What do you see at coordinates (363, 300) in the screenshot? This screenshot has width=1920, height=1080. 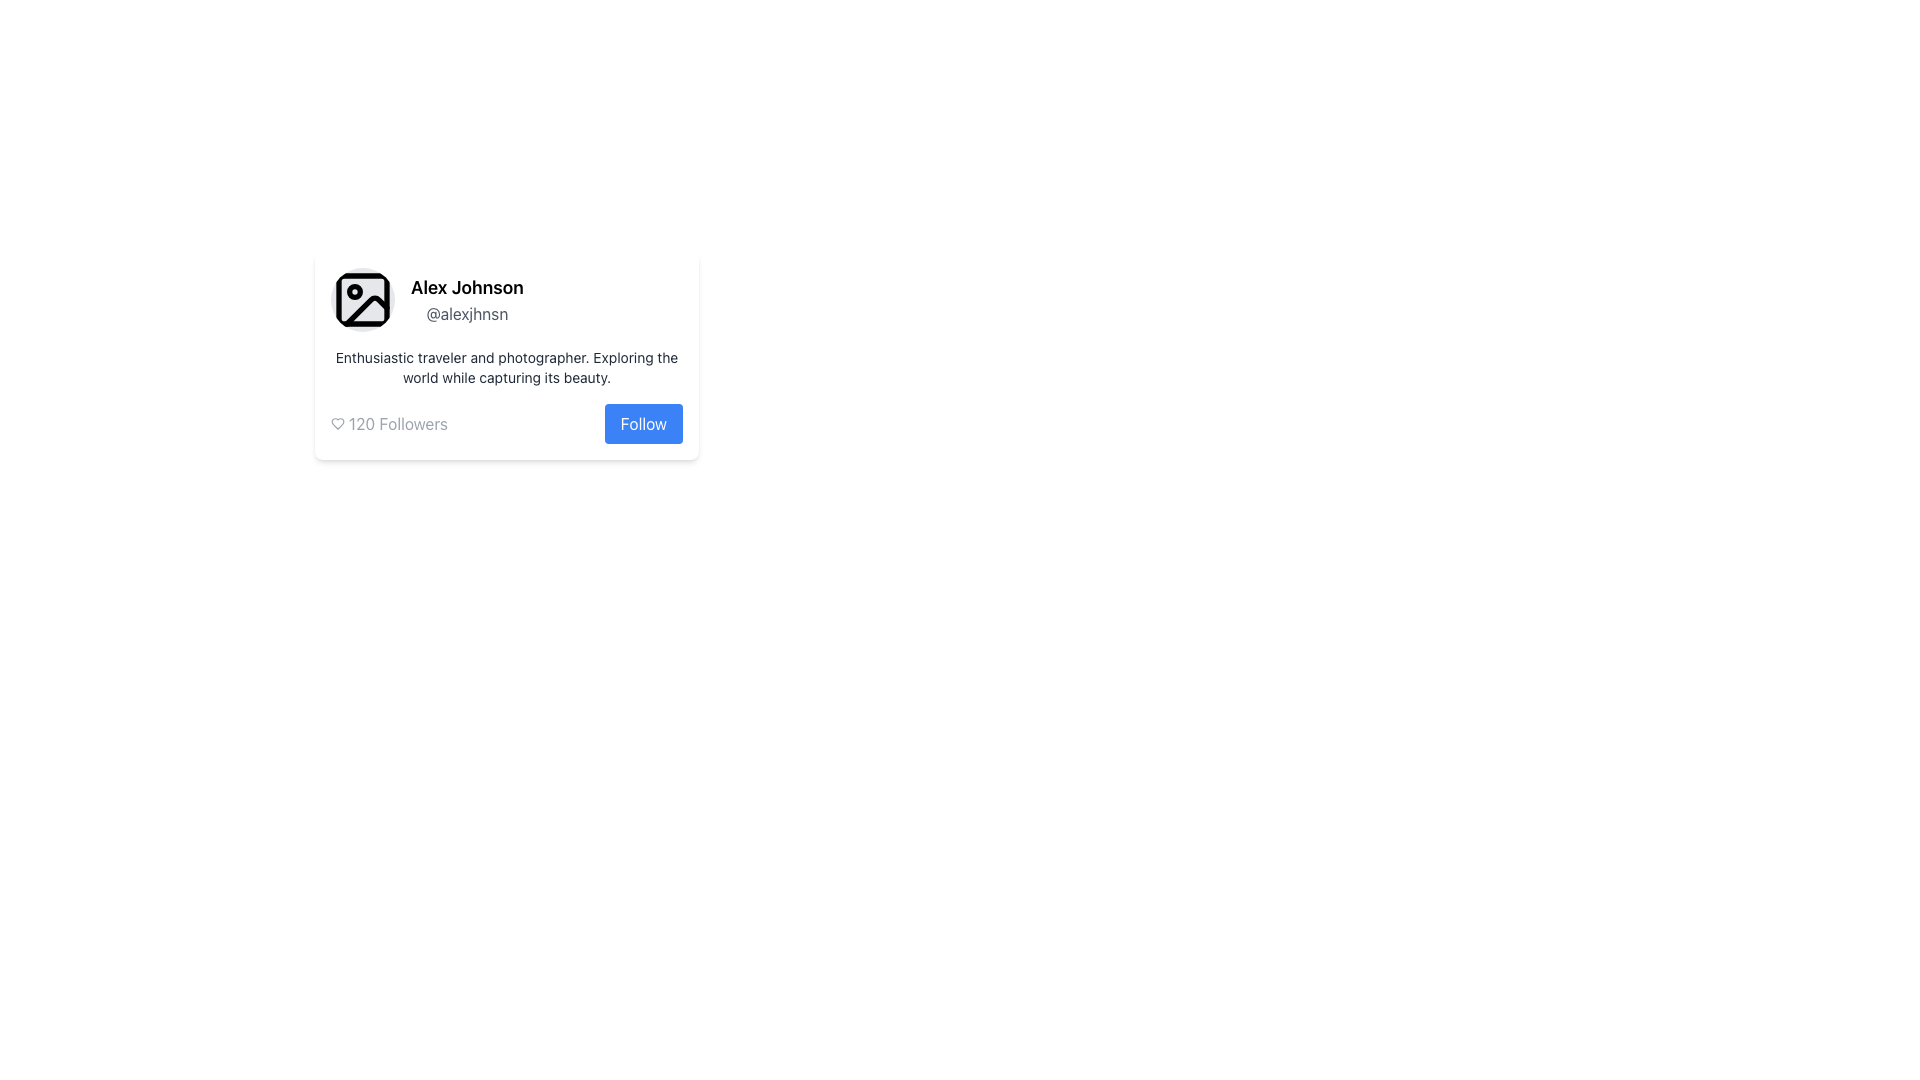 I see `the graphic or icon component representing a generic image in the profile card, located above the text 'Alex Johnson @alexjhsn'` at bounding box center [363, 300].